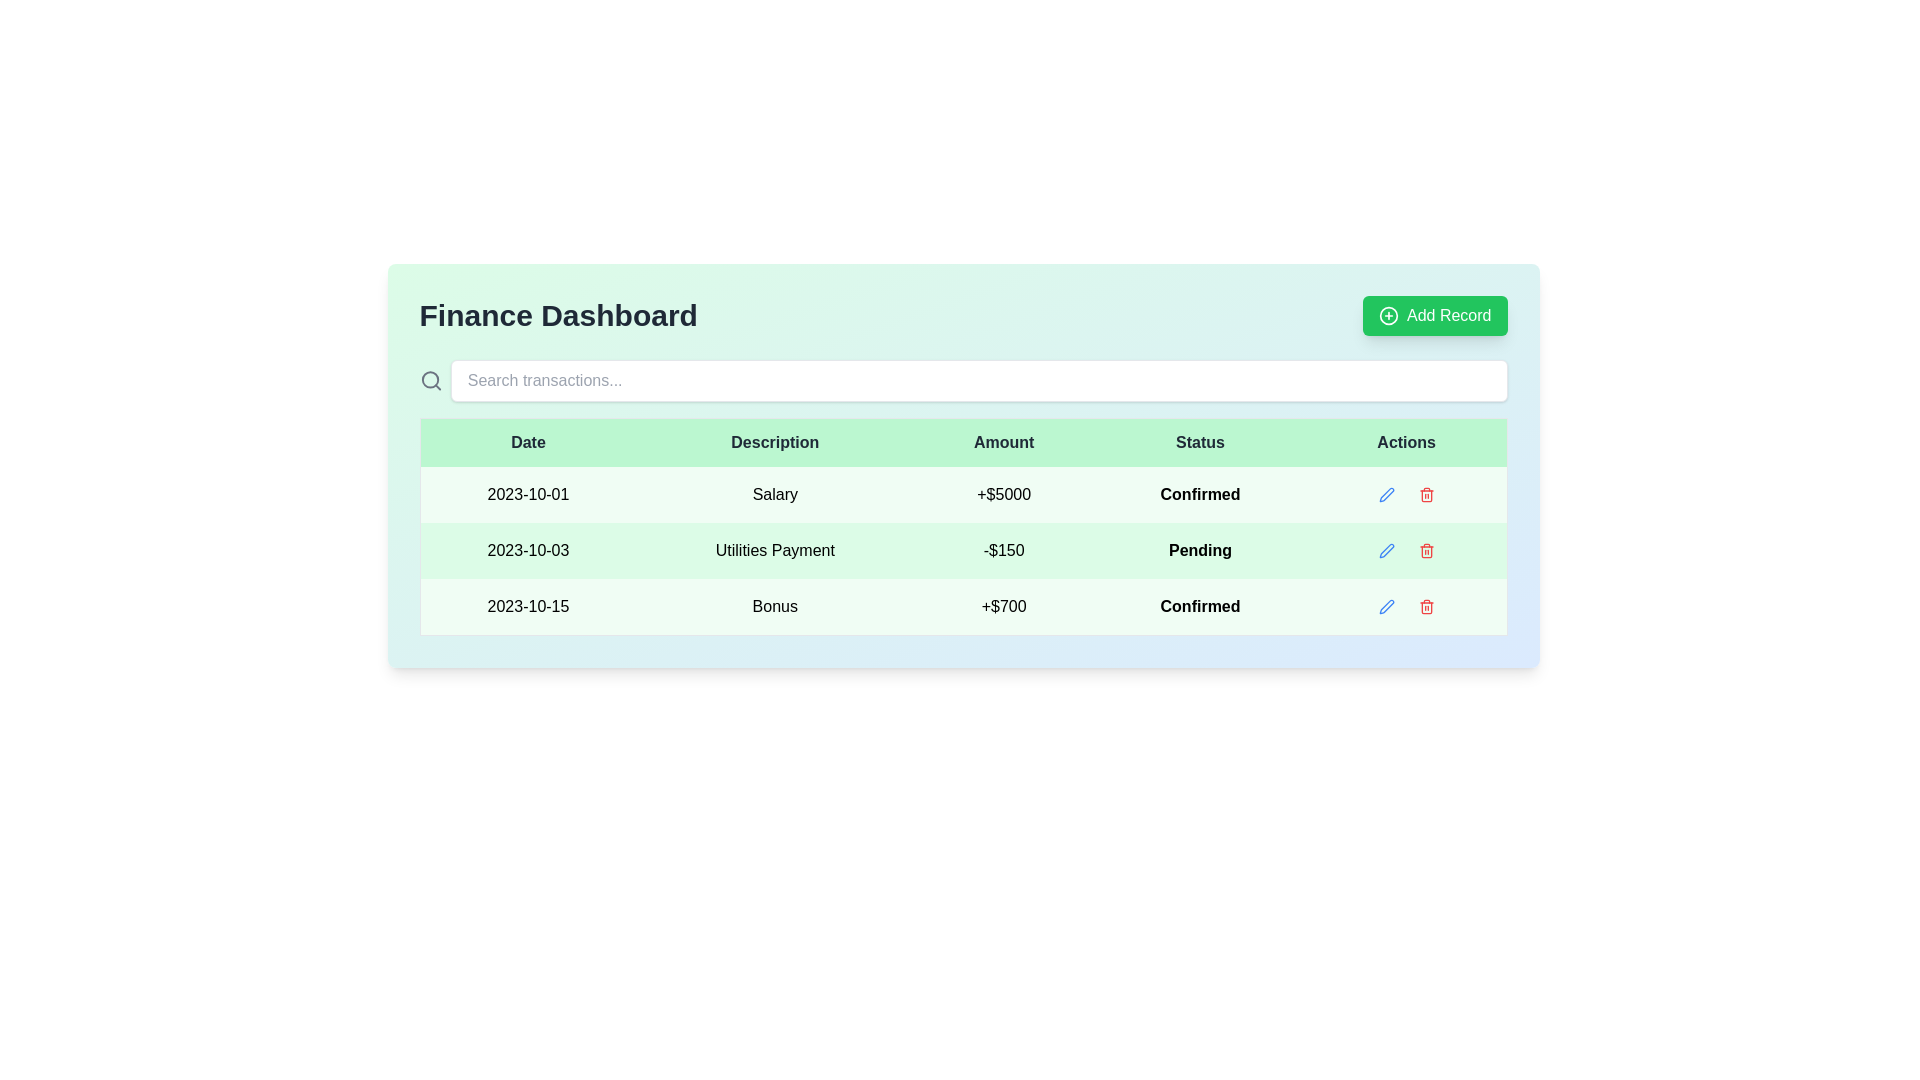 This screenshot has height=1080, width=1920. I want to click on the Vector icon (pen icon) in the 'Actions' column of the table, specifically in the second row corresponding to the 'Utilities Payment' record, so click(1385, 494).